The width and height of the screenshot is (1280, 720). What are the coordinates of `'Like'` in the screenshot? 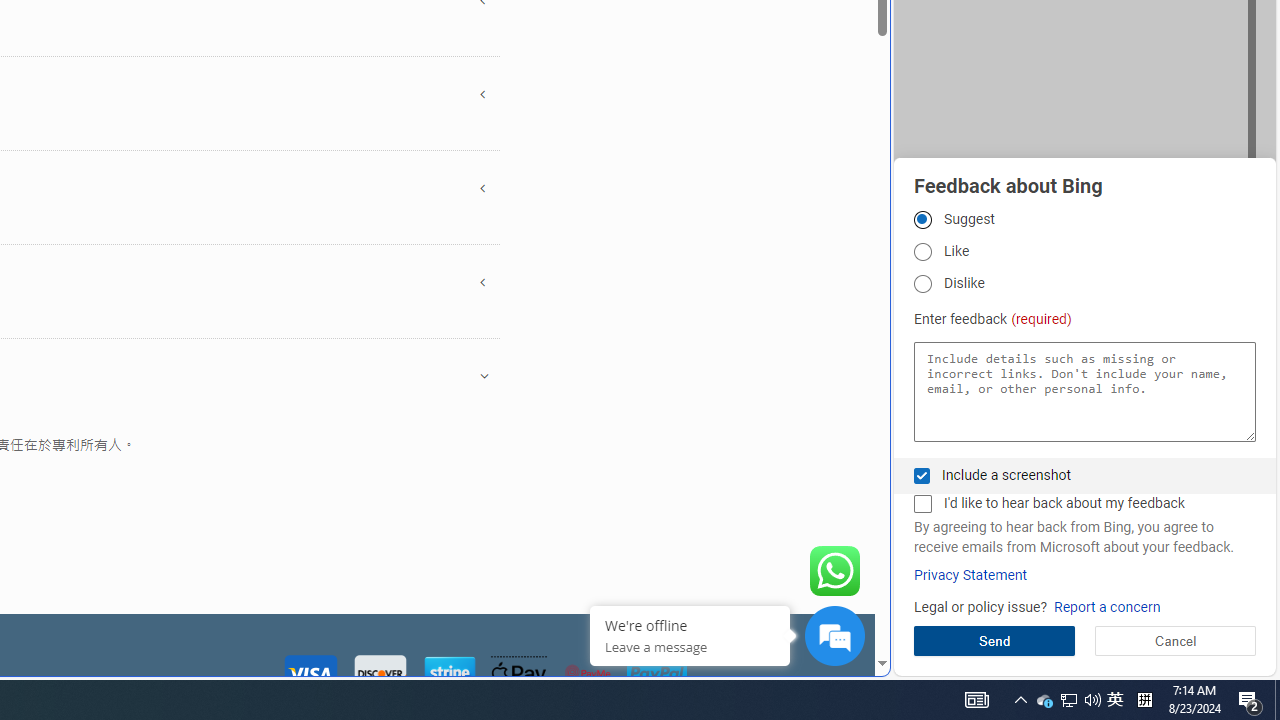 It's located at (921, 250).